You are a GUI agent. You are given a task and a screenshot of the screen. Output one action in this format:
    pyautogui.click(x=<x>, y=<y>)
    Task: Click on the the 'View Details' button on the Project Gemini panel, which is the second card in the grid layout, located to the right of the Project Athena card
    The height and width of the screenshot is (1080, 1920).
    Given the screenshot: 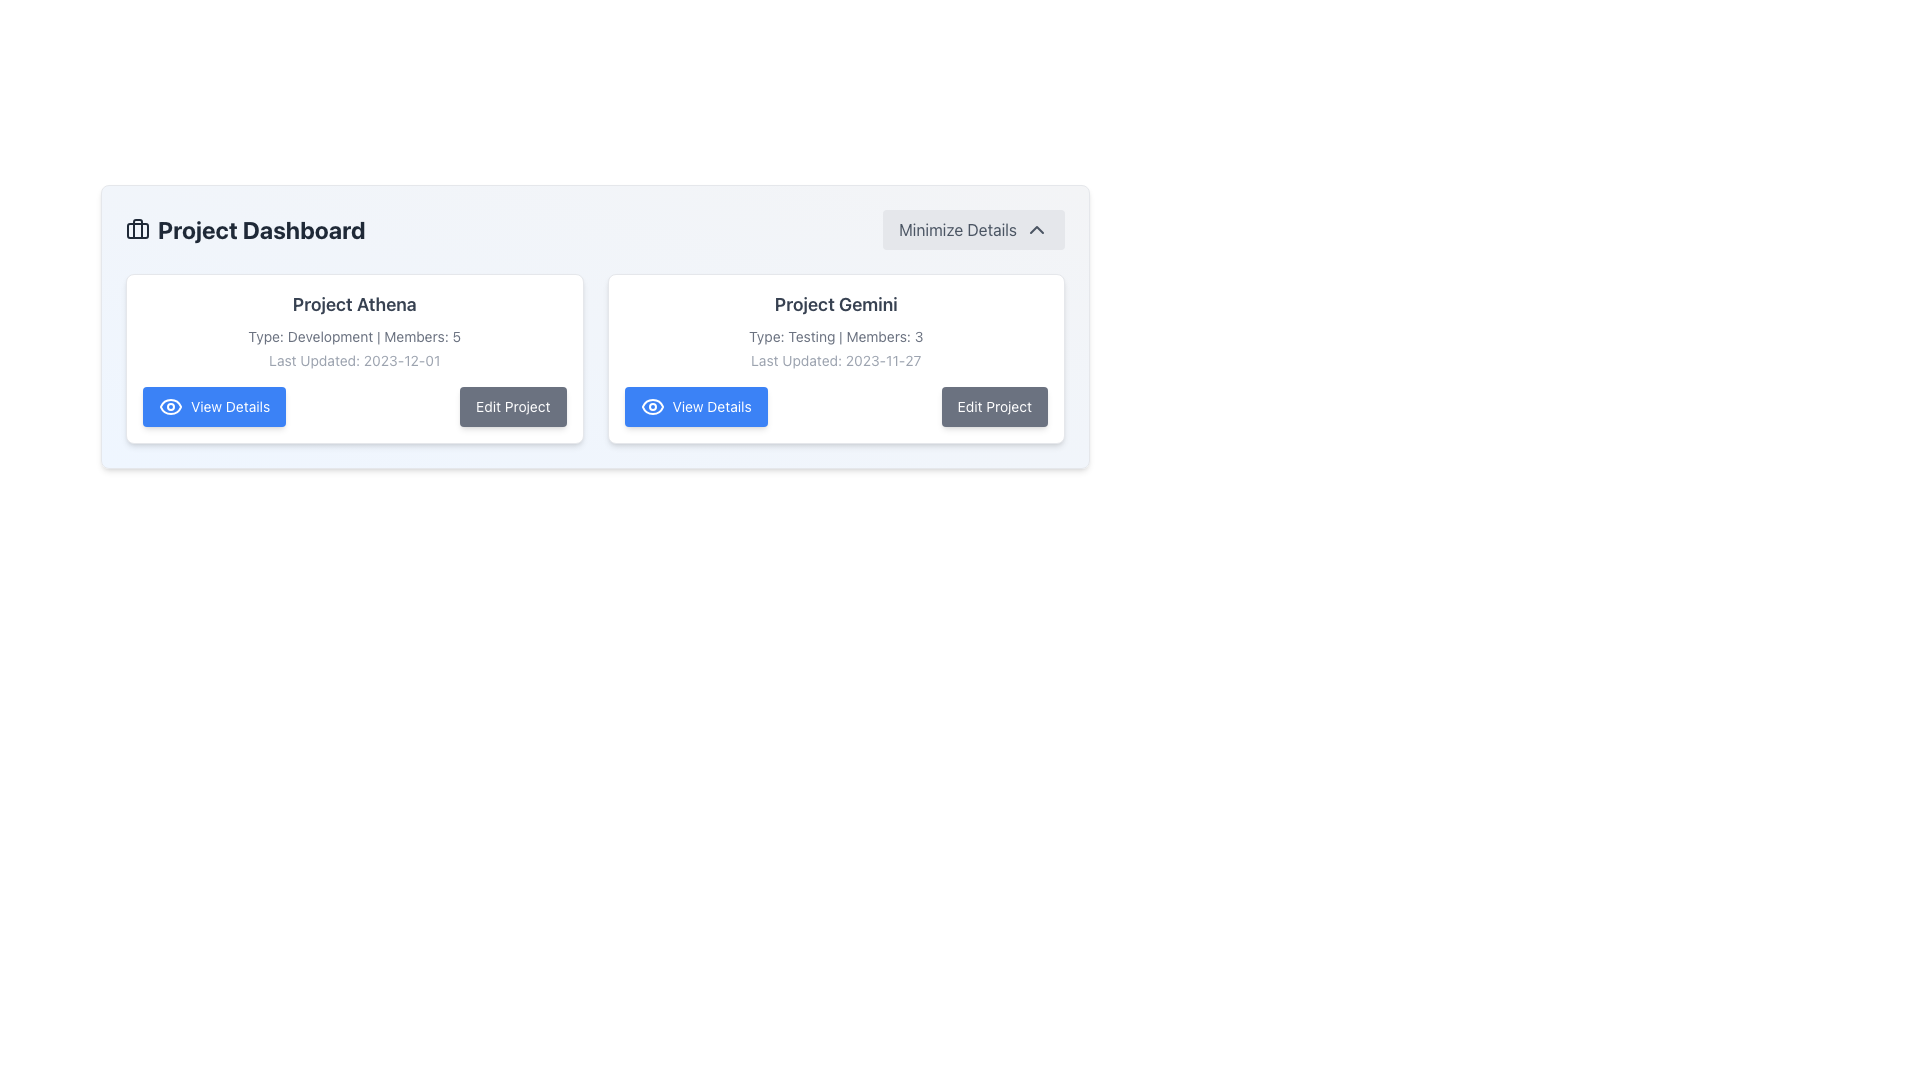 What is the action you would take?
    pyautogui.click(x=836, y=357)
    